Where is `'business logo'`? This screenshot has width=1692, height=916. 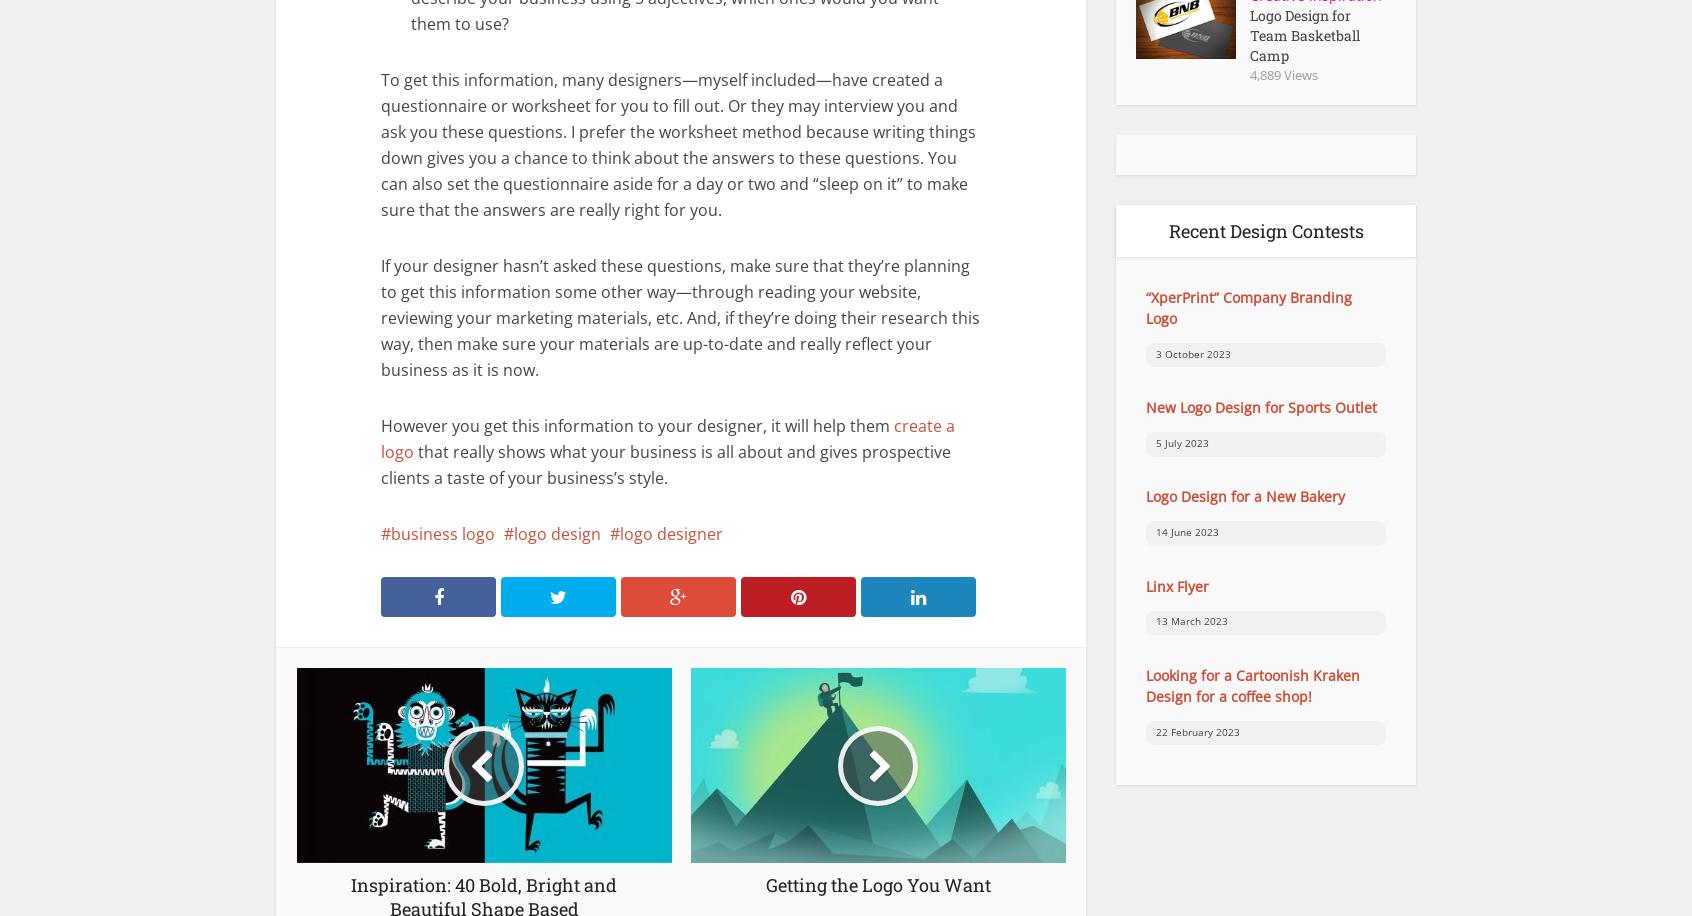
'business logo' is located at coordinates (441, 533).